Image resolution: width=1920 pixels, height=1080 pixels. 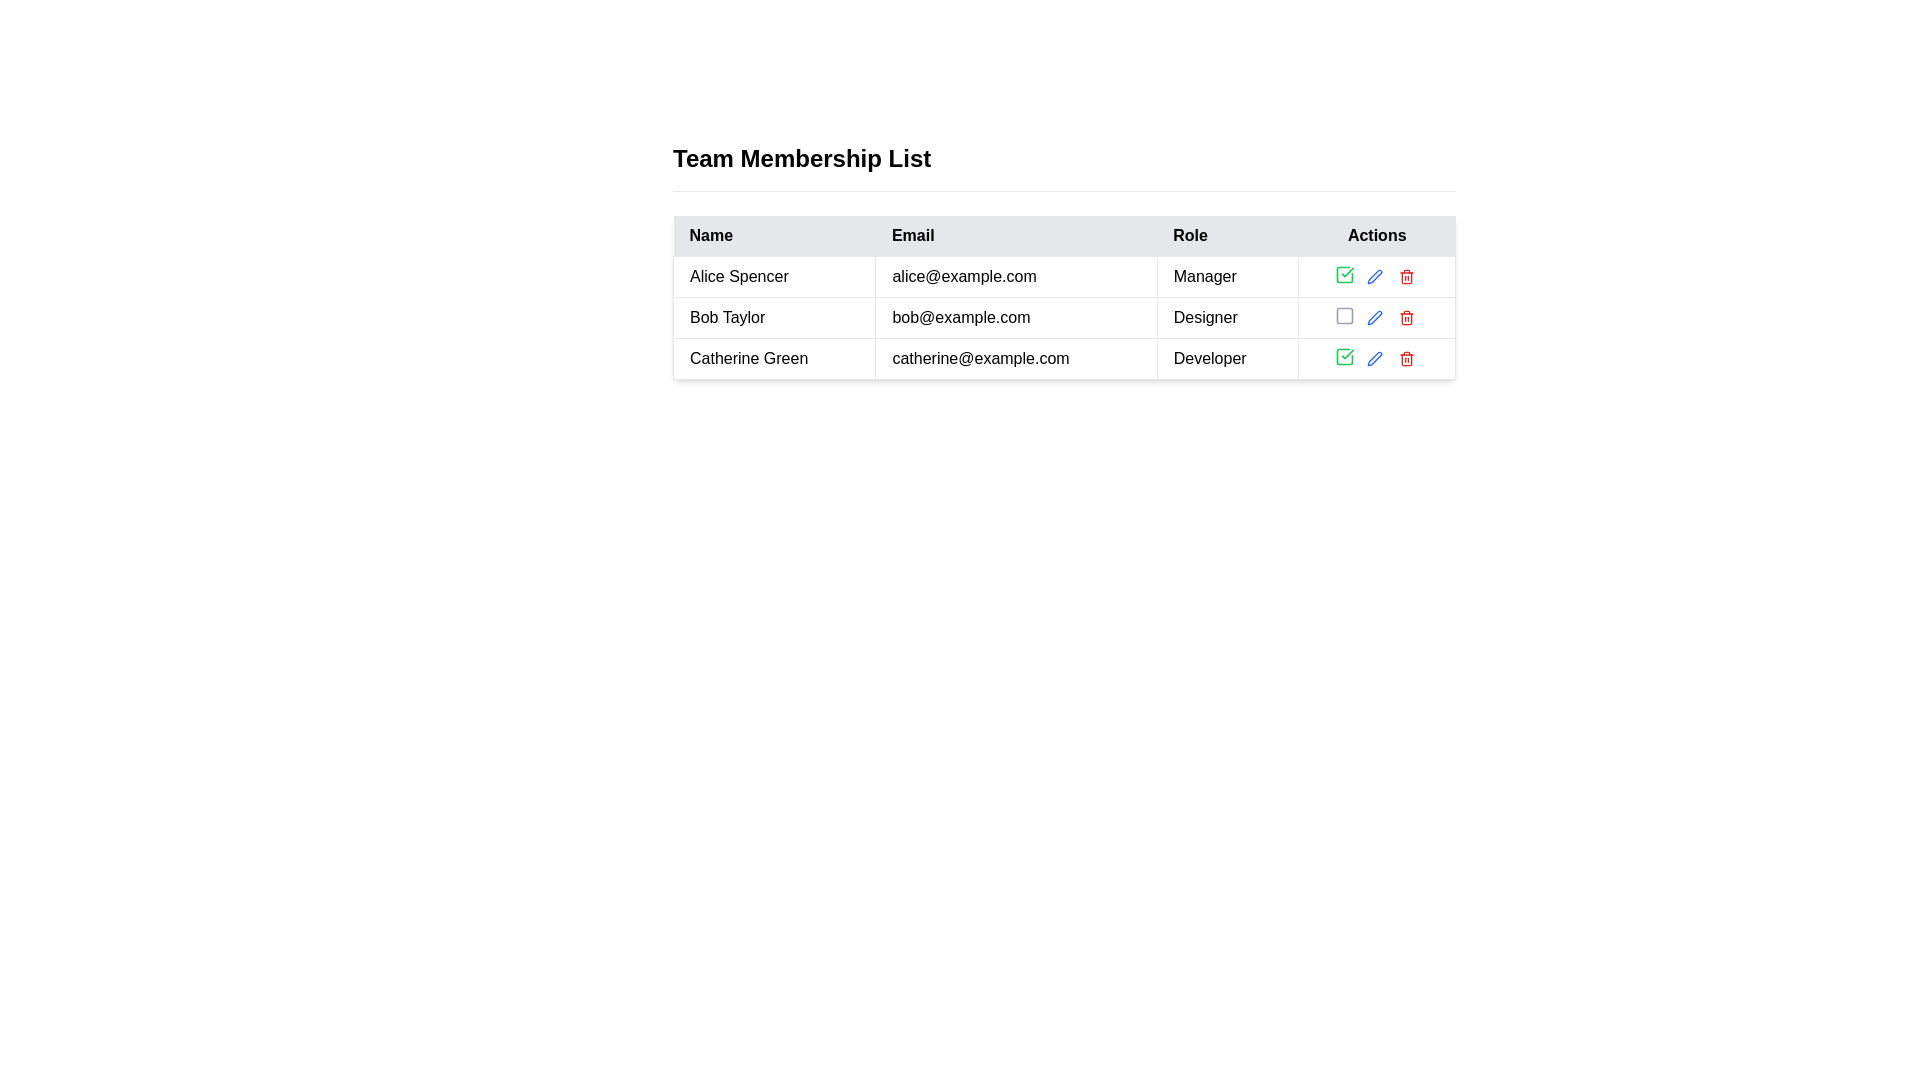 What do you see at coordinates (1345, 356) in the screenshot?
I see `the graphical icon representing a green checkmark inside a square in the 'Actions' column of the table row for 'Alice Spencer'` at bounding box center [1345, 356].